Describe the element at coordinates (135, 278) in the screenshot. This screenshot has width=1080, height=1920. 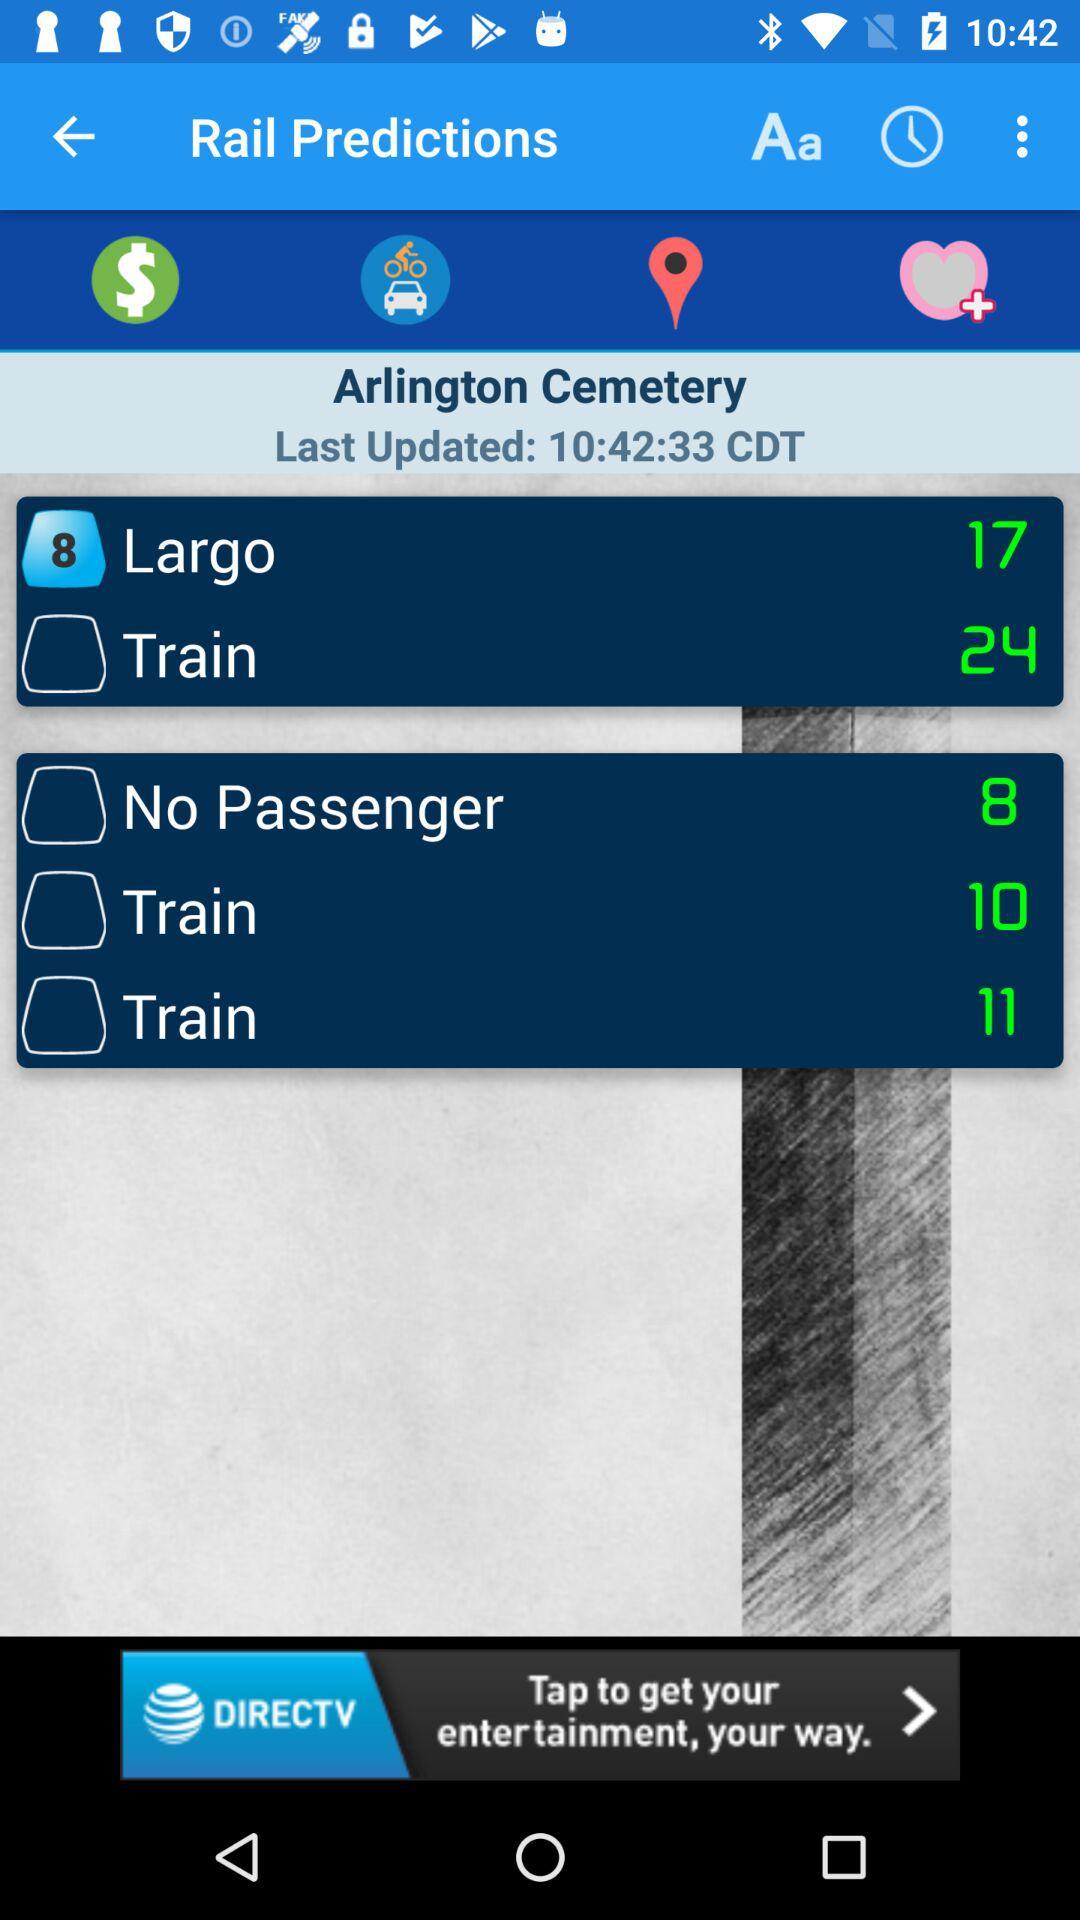
I see `show cost` at that location.